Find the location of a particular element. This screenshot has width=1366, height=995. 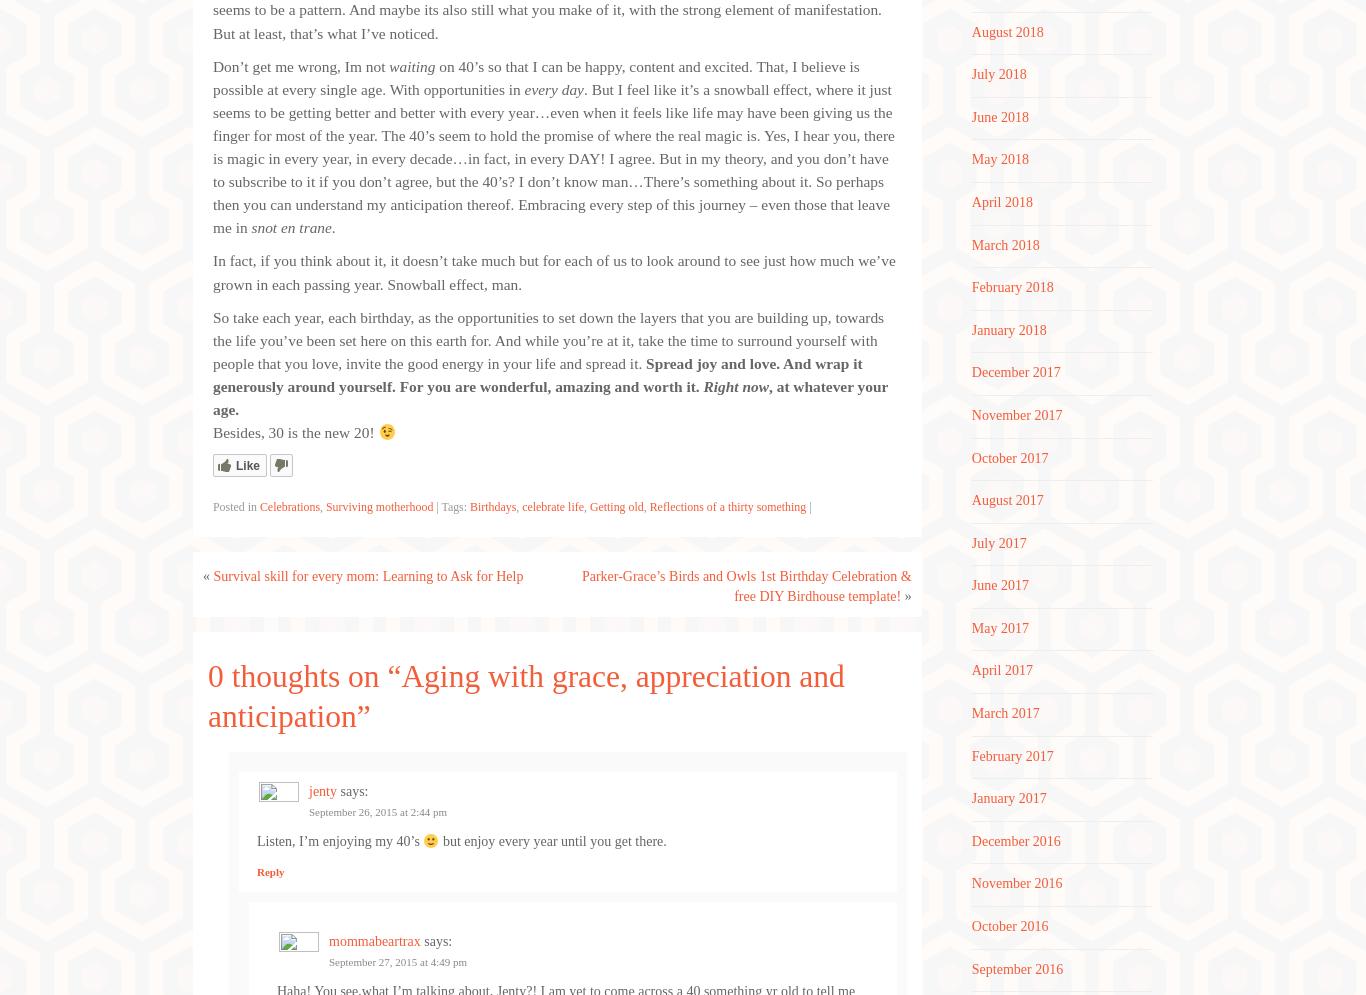

'February 2018' is located at coordinates (970, 286).